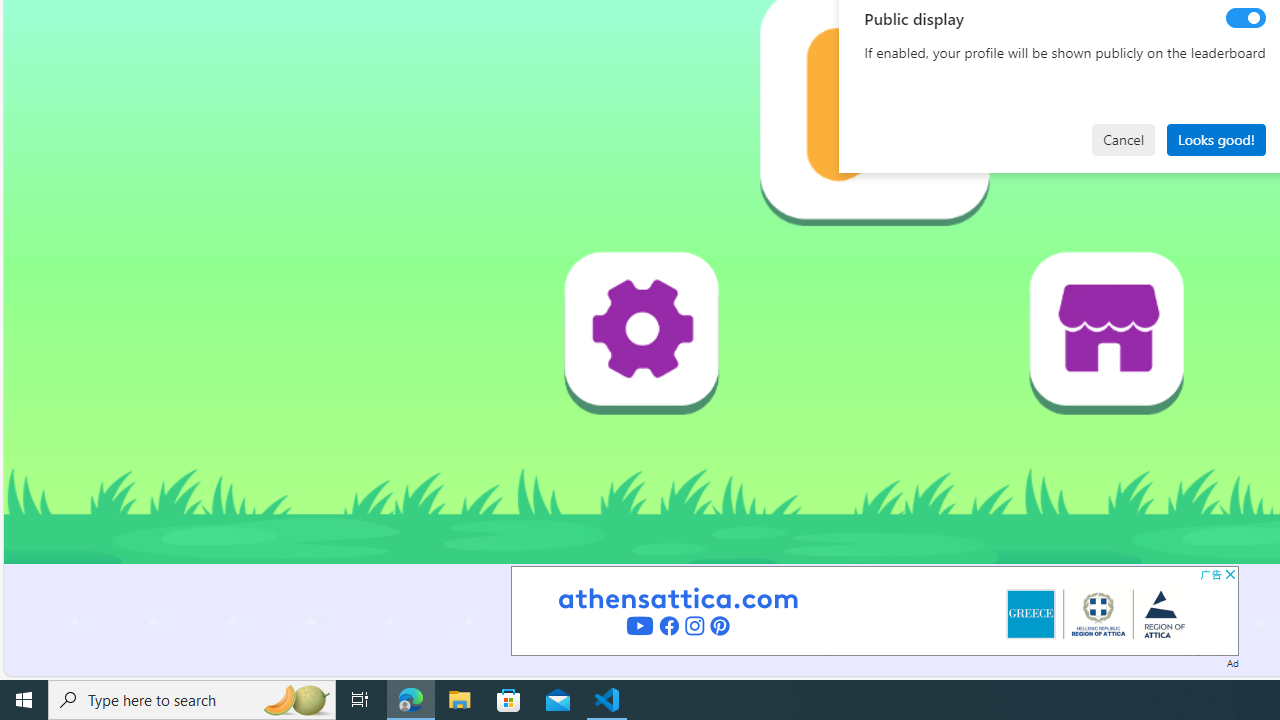 The width and height of the screenshot is (1280, 720). Describe the element at coordinates (1123, 138) in the screenshot. I see `'Cancel'` at that location.